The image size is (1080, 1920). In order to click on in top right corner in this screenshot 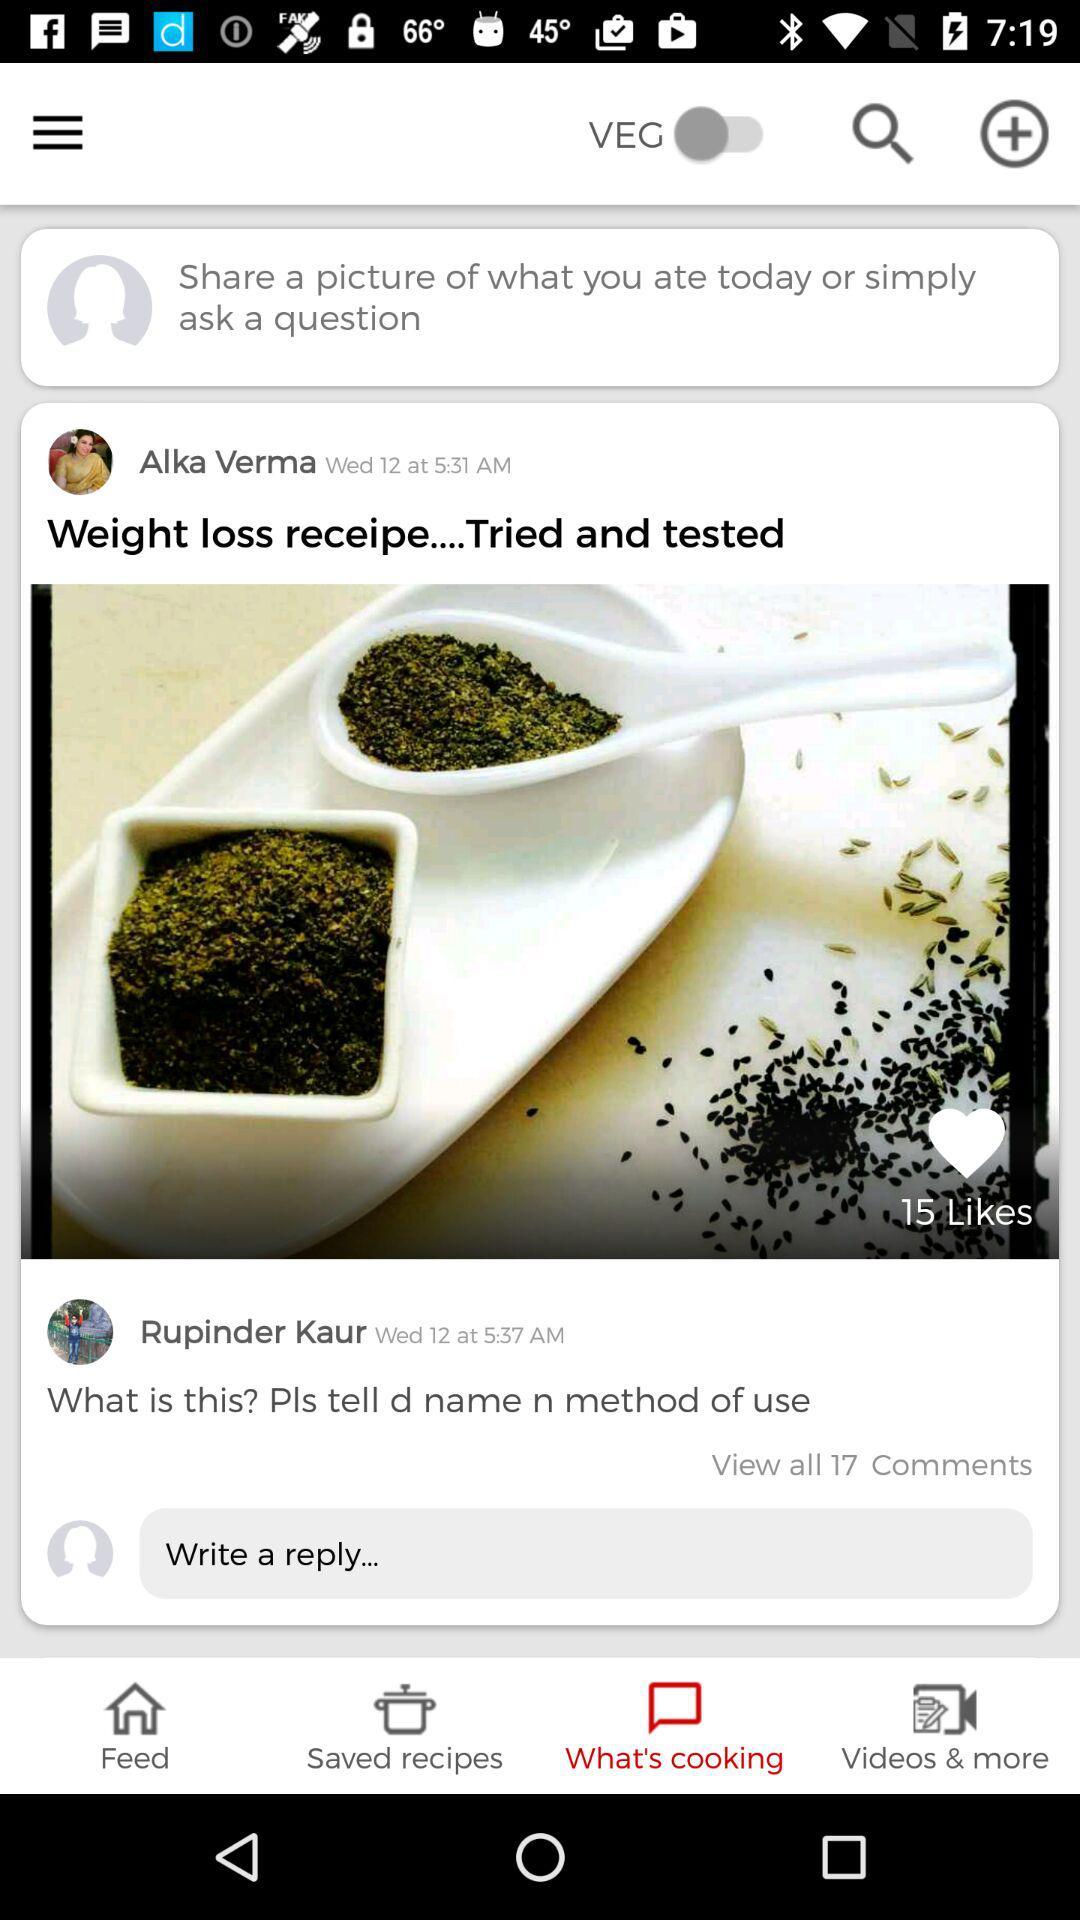, I will do `click(1014, 133)`.